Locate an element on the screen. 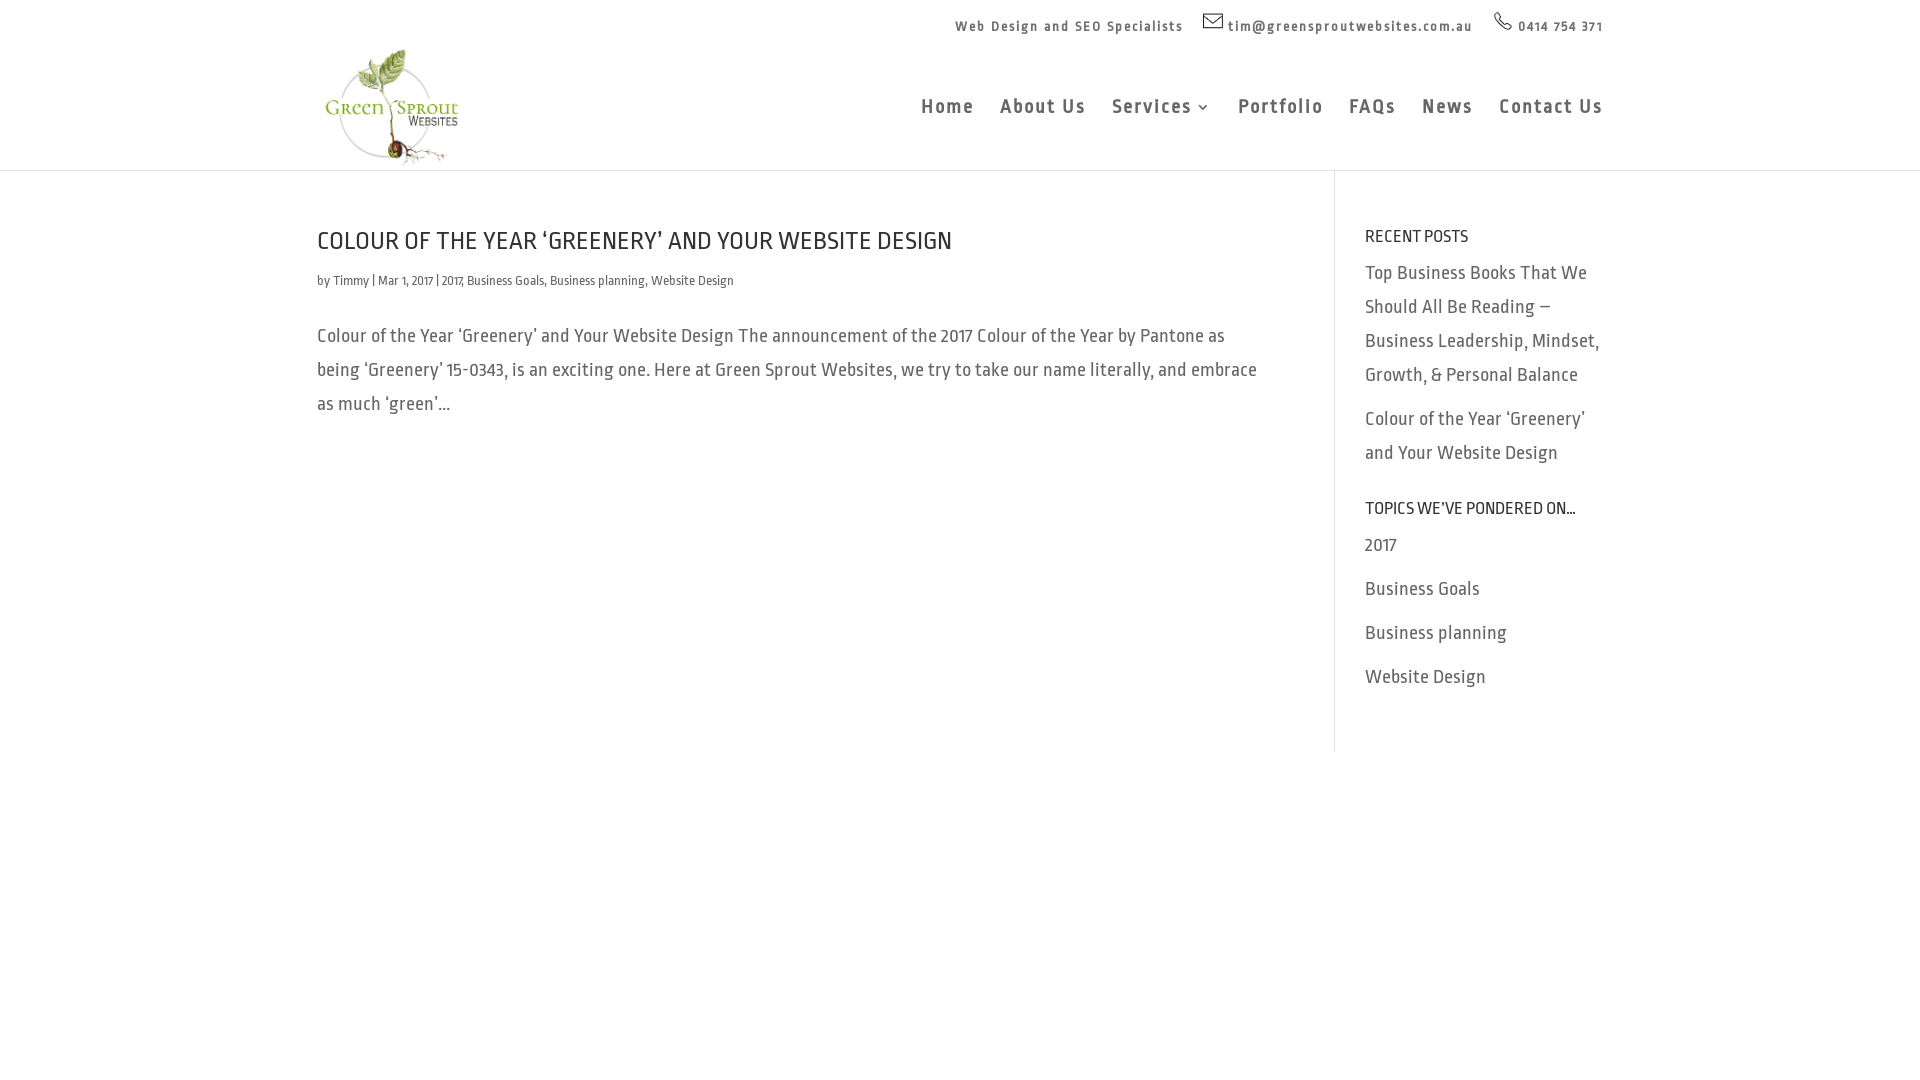 This screenshot has width=1920, height=1080. 'Portfolio' is located at coordinates (1237, 135).